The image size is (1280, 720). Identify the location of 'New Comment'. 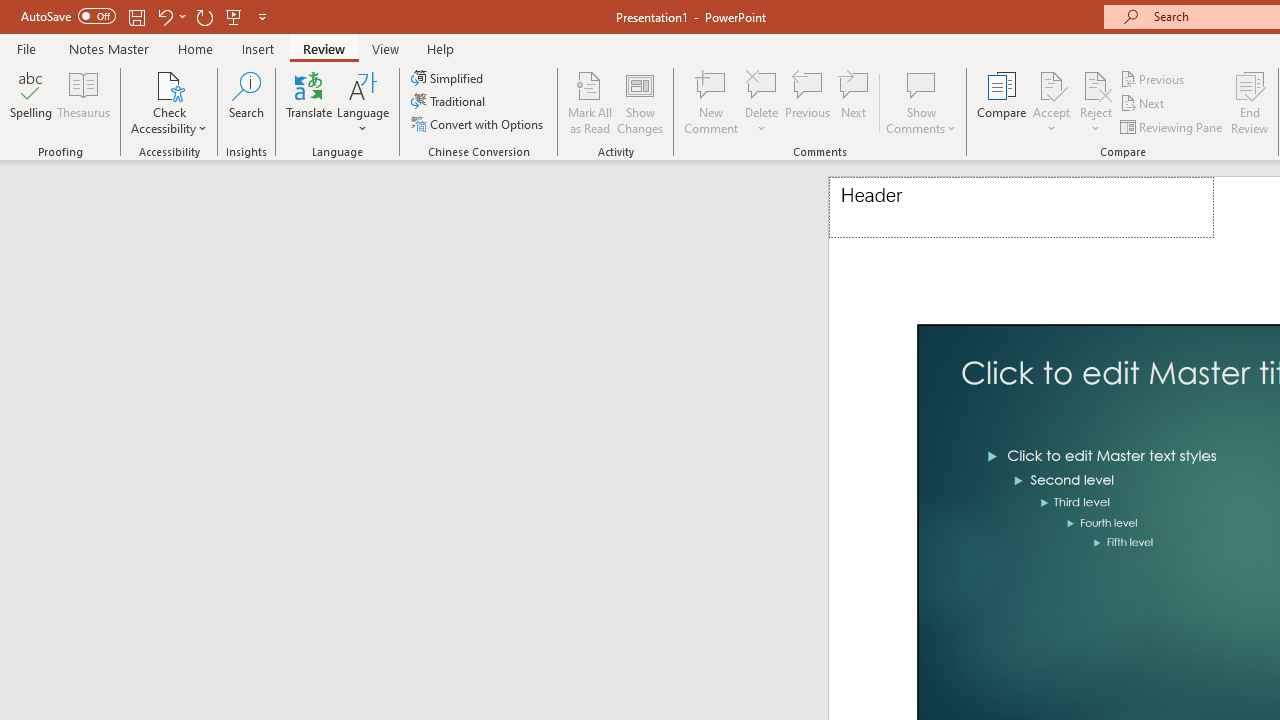
(711, 103).